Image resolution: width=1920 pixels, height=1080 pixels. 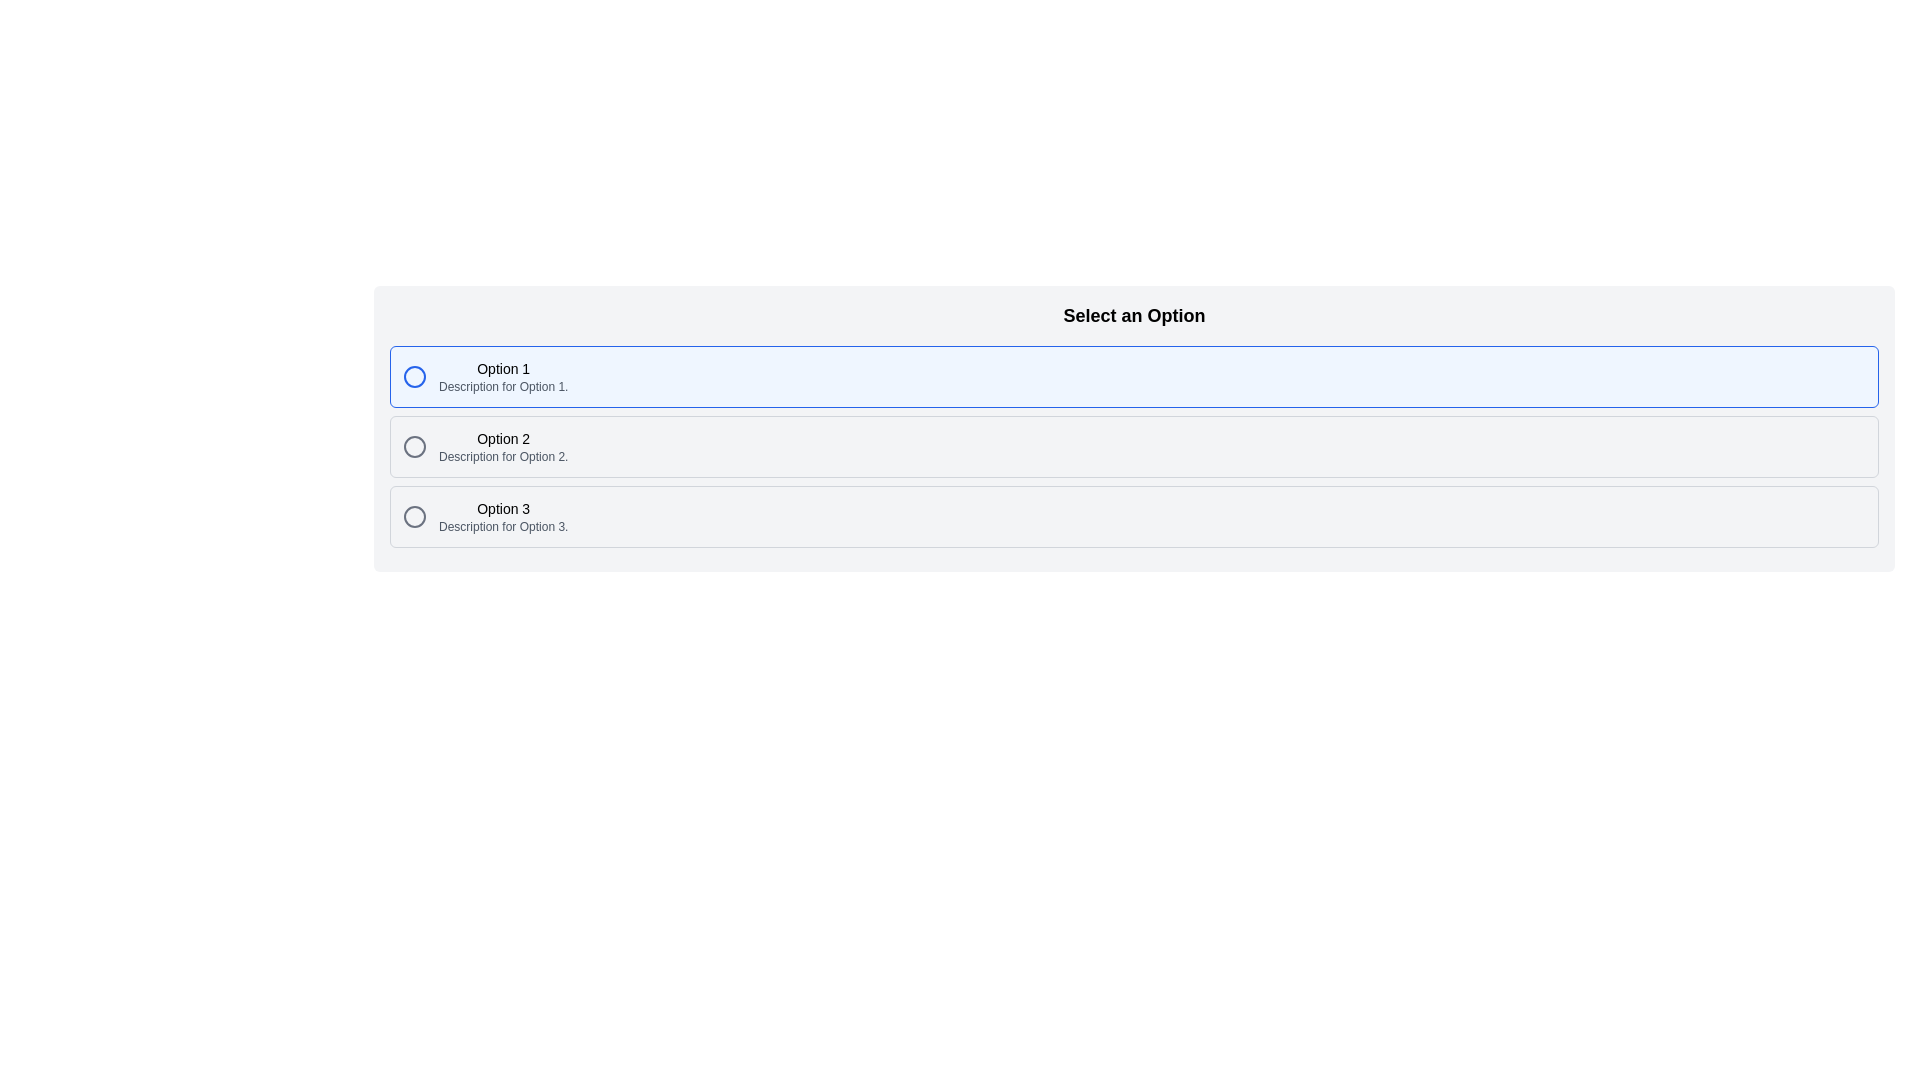 I want to click on the text label that displays the title of the second selectable option in the list, which is centrally positioned above the description 'Description for Option 2.', so click(x=503, y=438).